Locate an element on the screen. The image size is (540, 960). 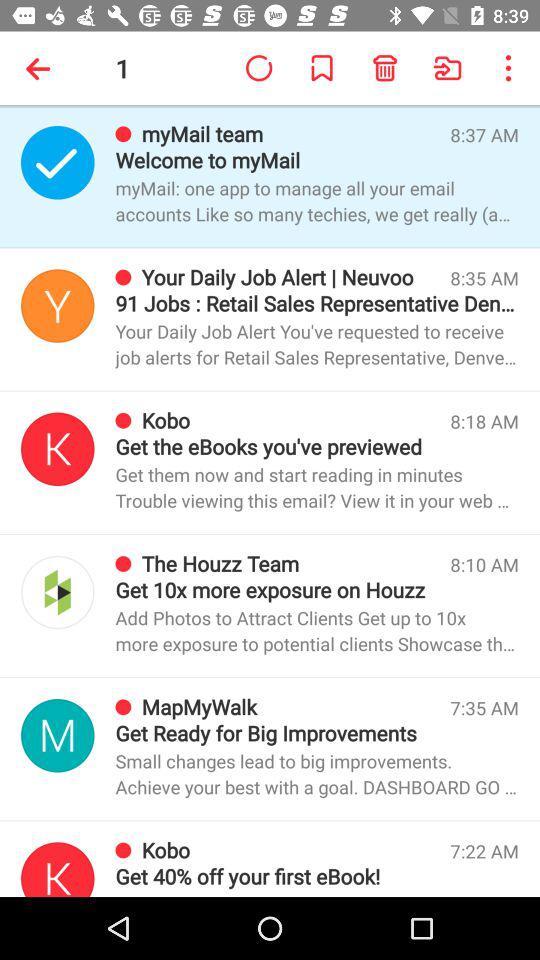
display name logo profile info button is located at coordinates (57, 734).